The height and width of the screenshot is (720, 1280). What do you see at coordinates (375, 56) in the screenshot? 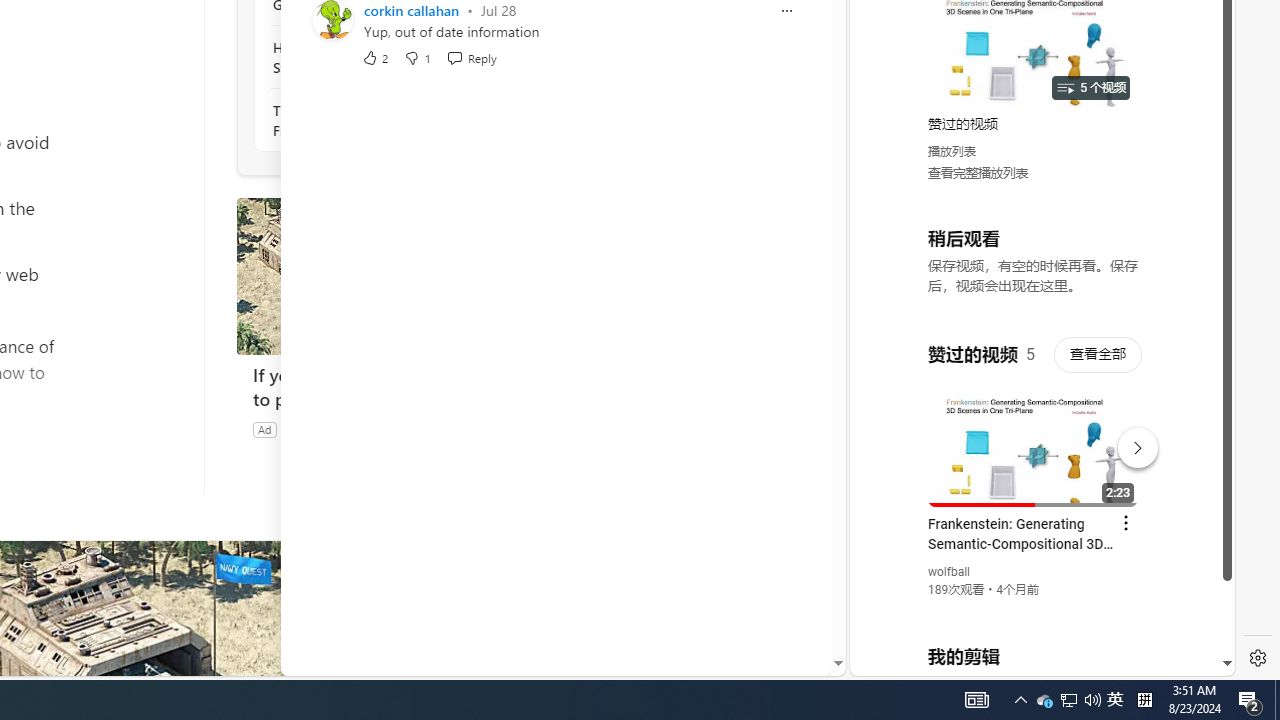
I see `'2 Like'` at bounding box center [375, 56].